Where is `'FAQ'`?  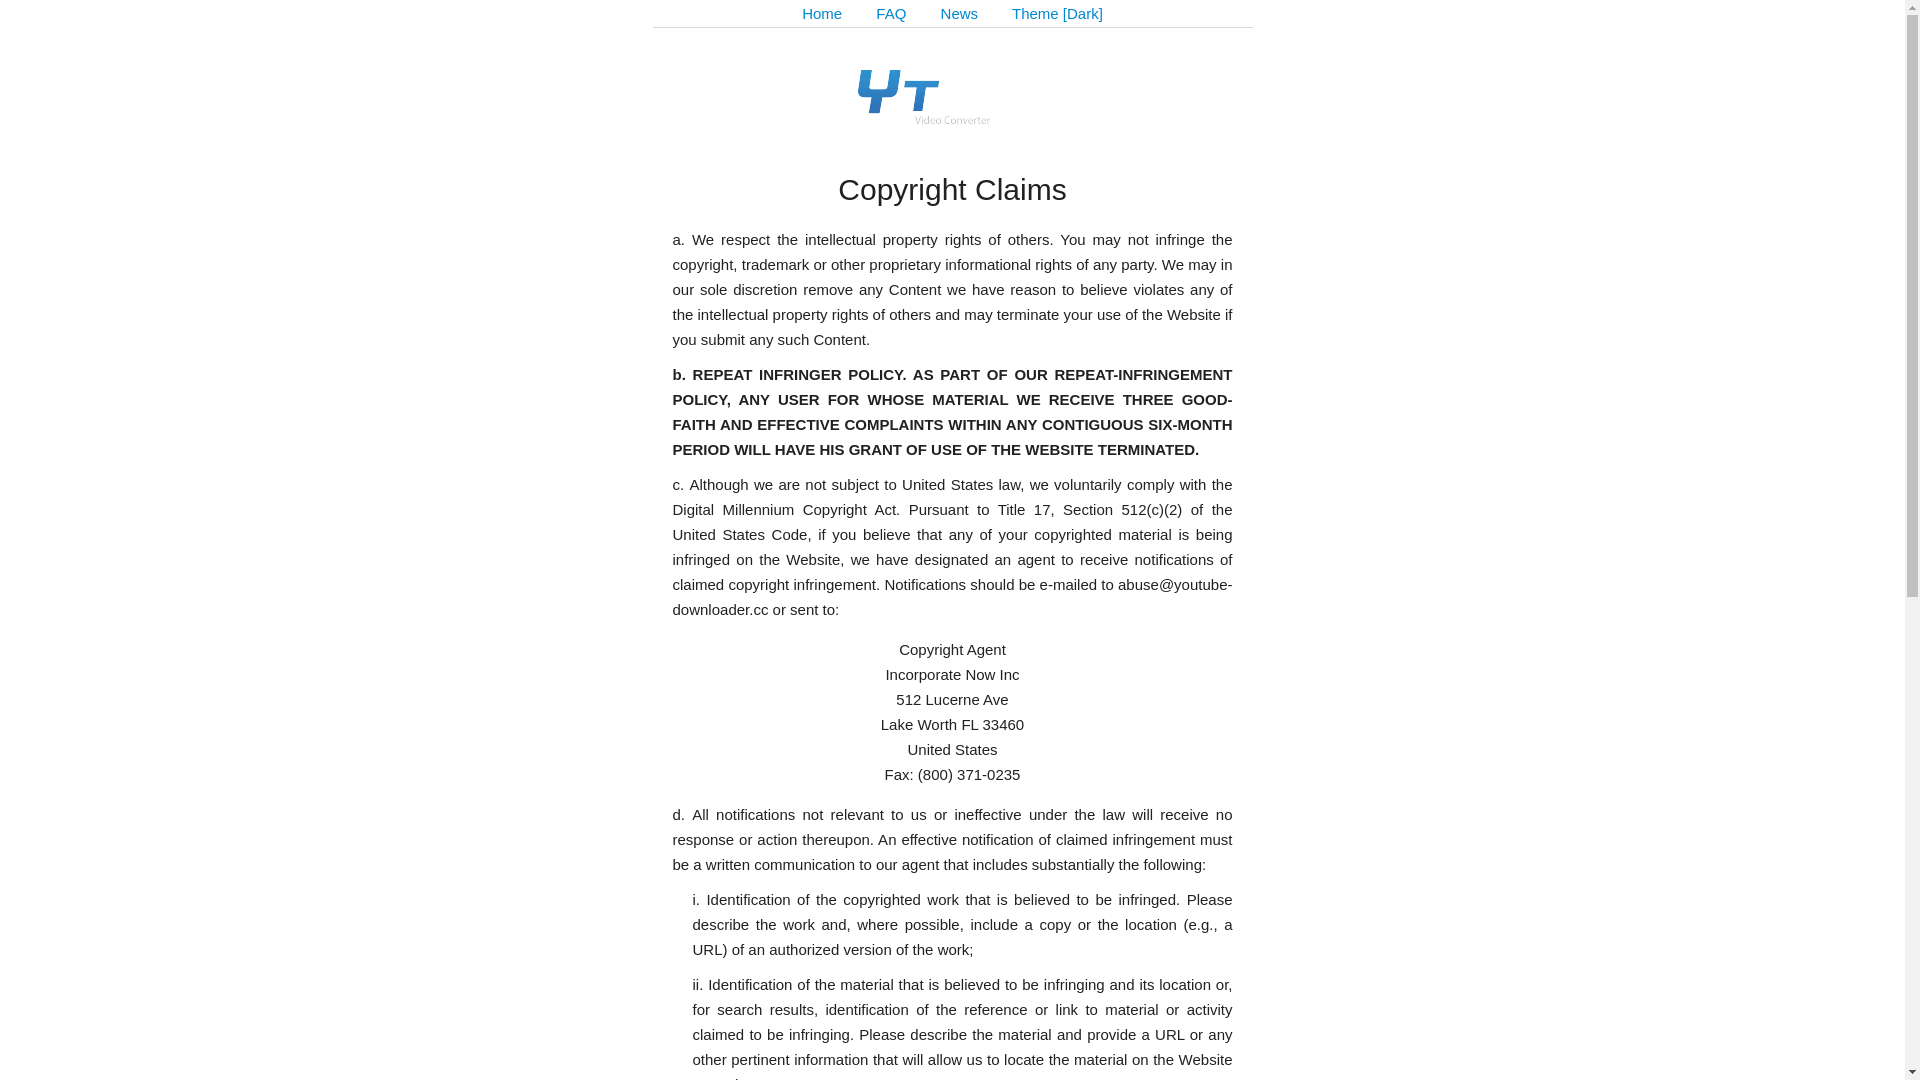
'FAQ' is located at coordinates (890, 13).